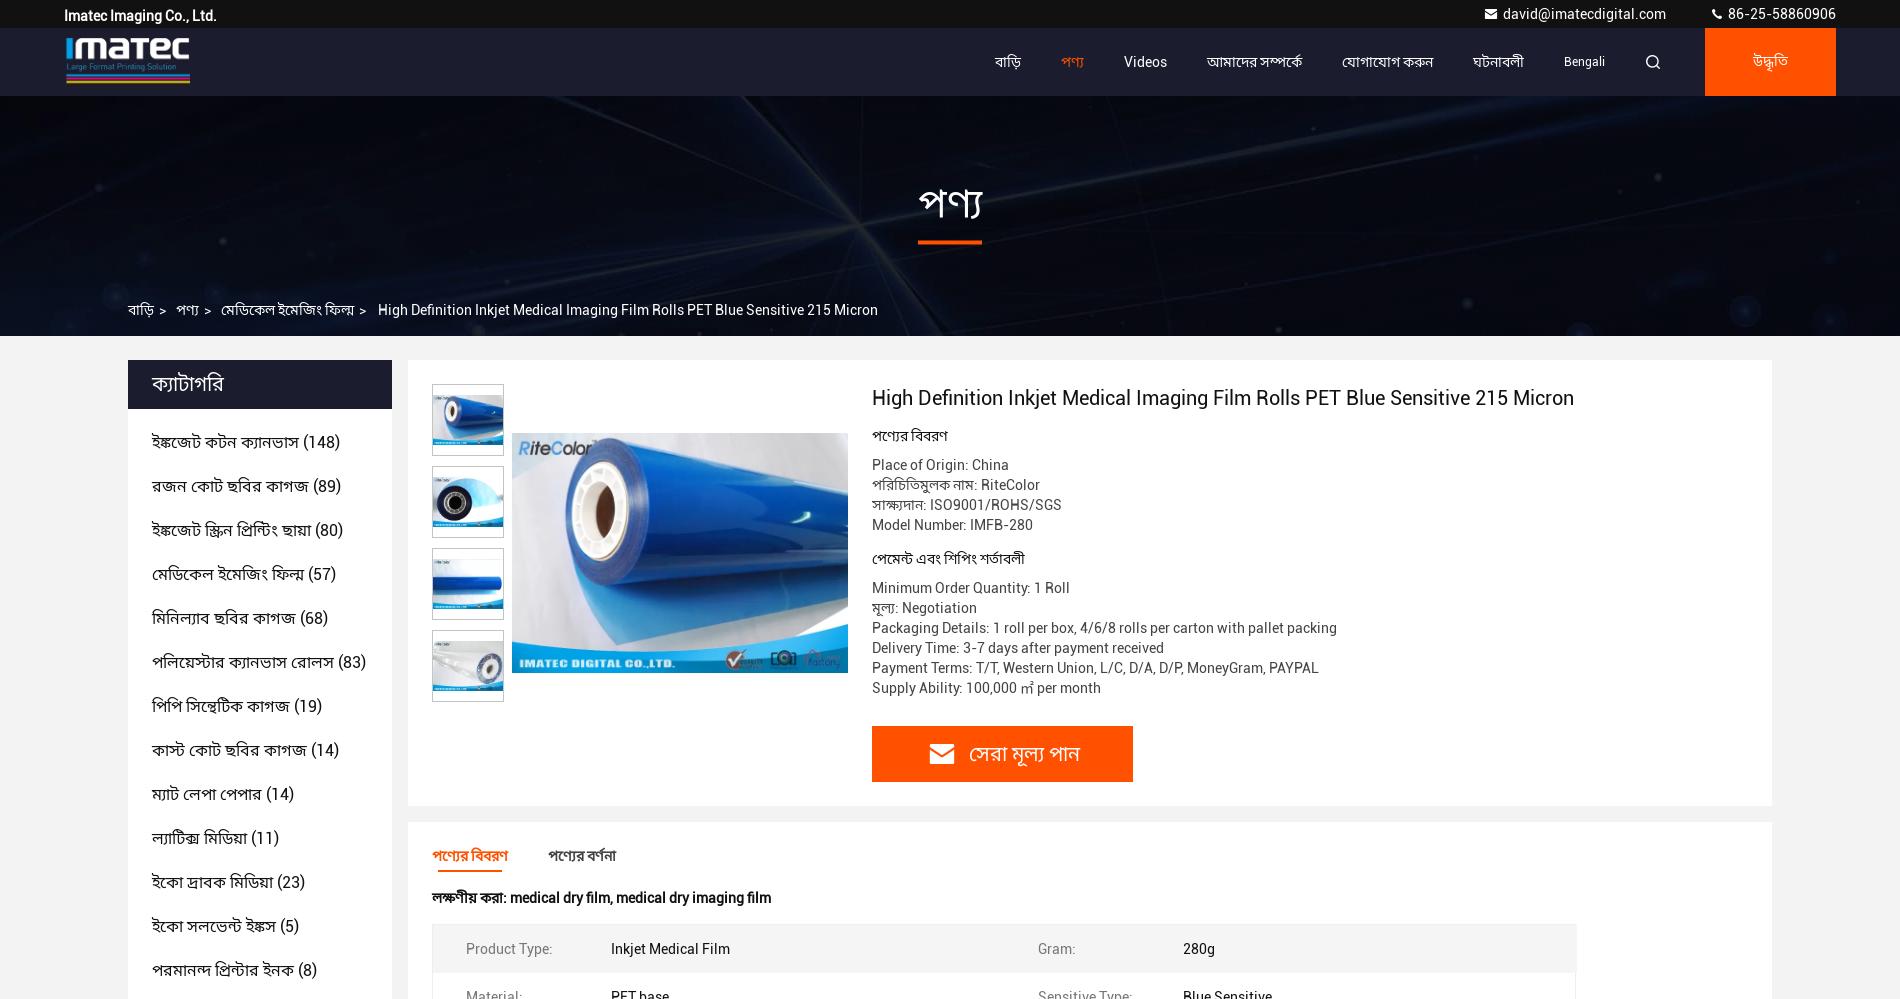 The image size is (1900, 999). Describe the element at coordinates (870, 523) in the screenshot. I see `'Model Number: IMFB-280'` at that location.